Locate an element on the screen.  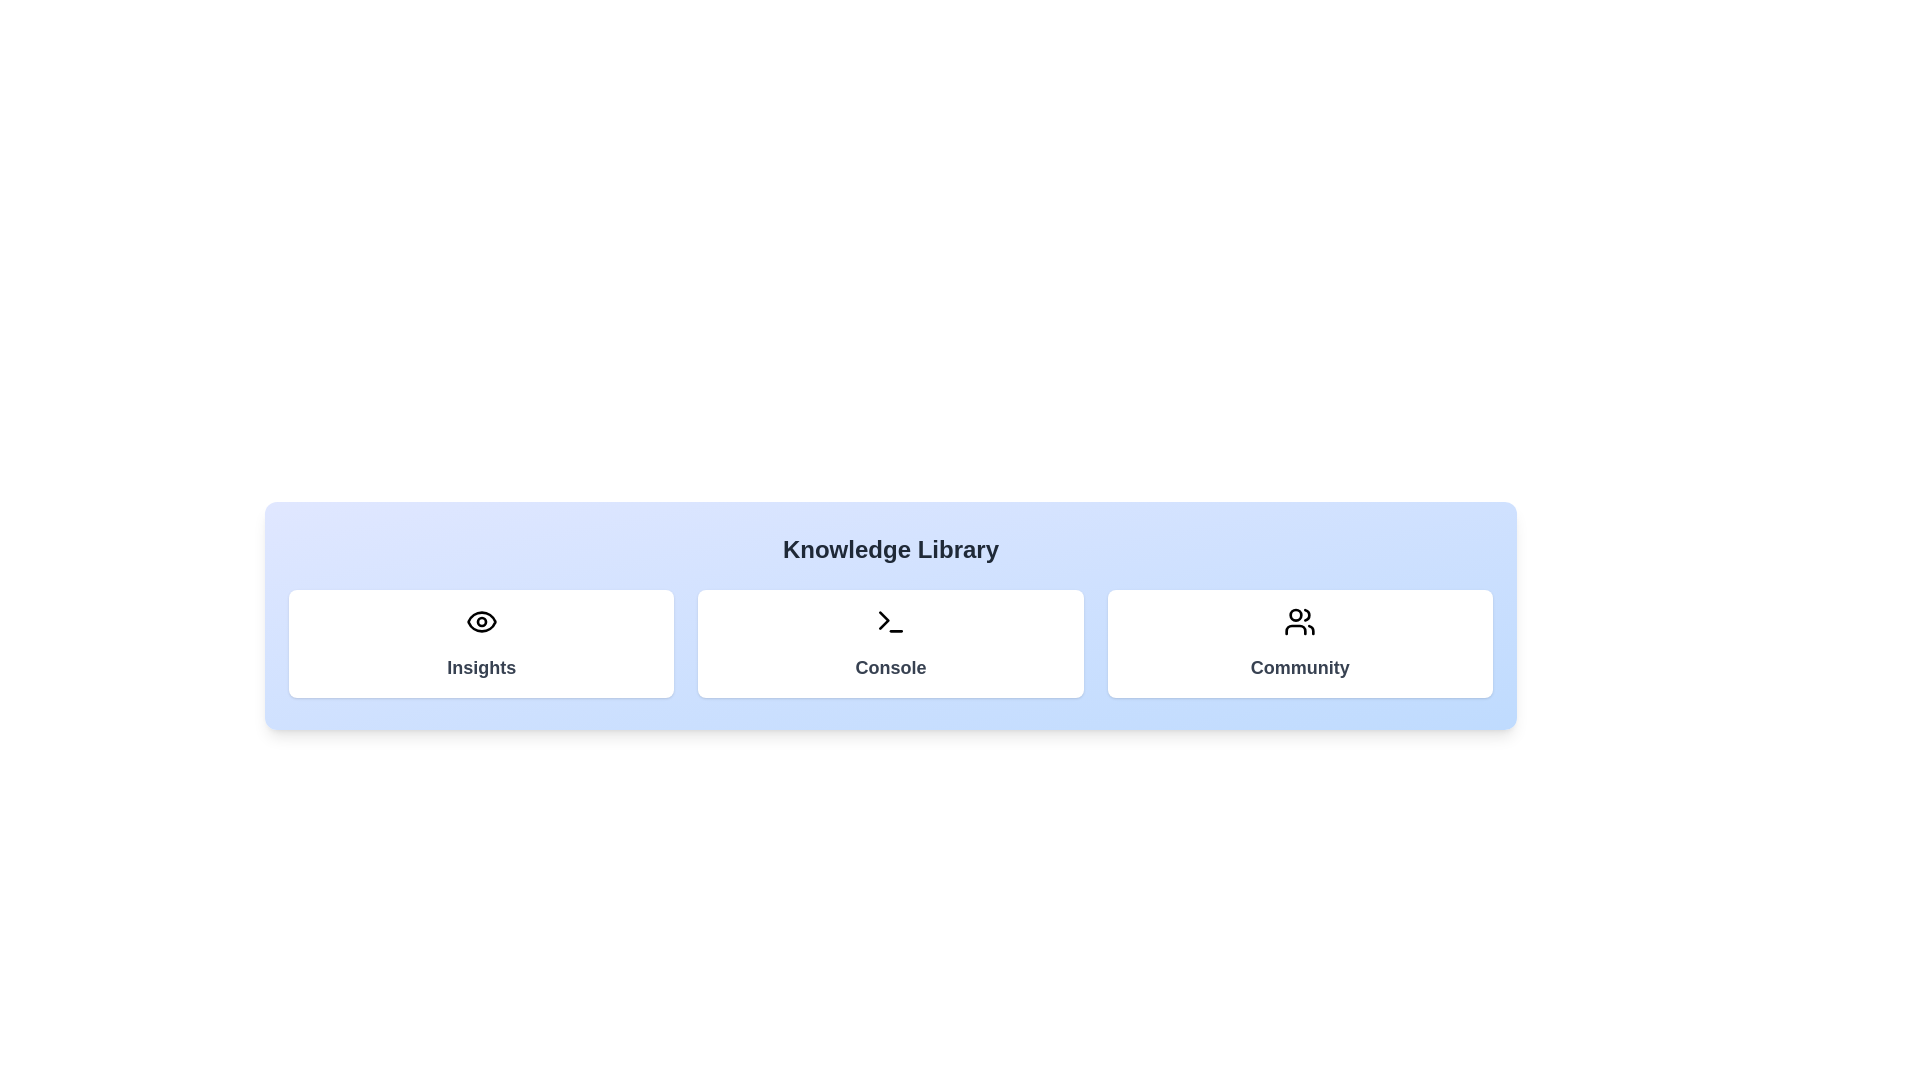
the interactive terminal prompt icon located at the center of the 'Console' card in the Knowledge Library section is located at coordinates (890, 620).